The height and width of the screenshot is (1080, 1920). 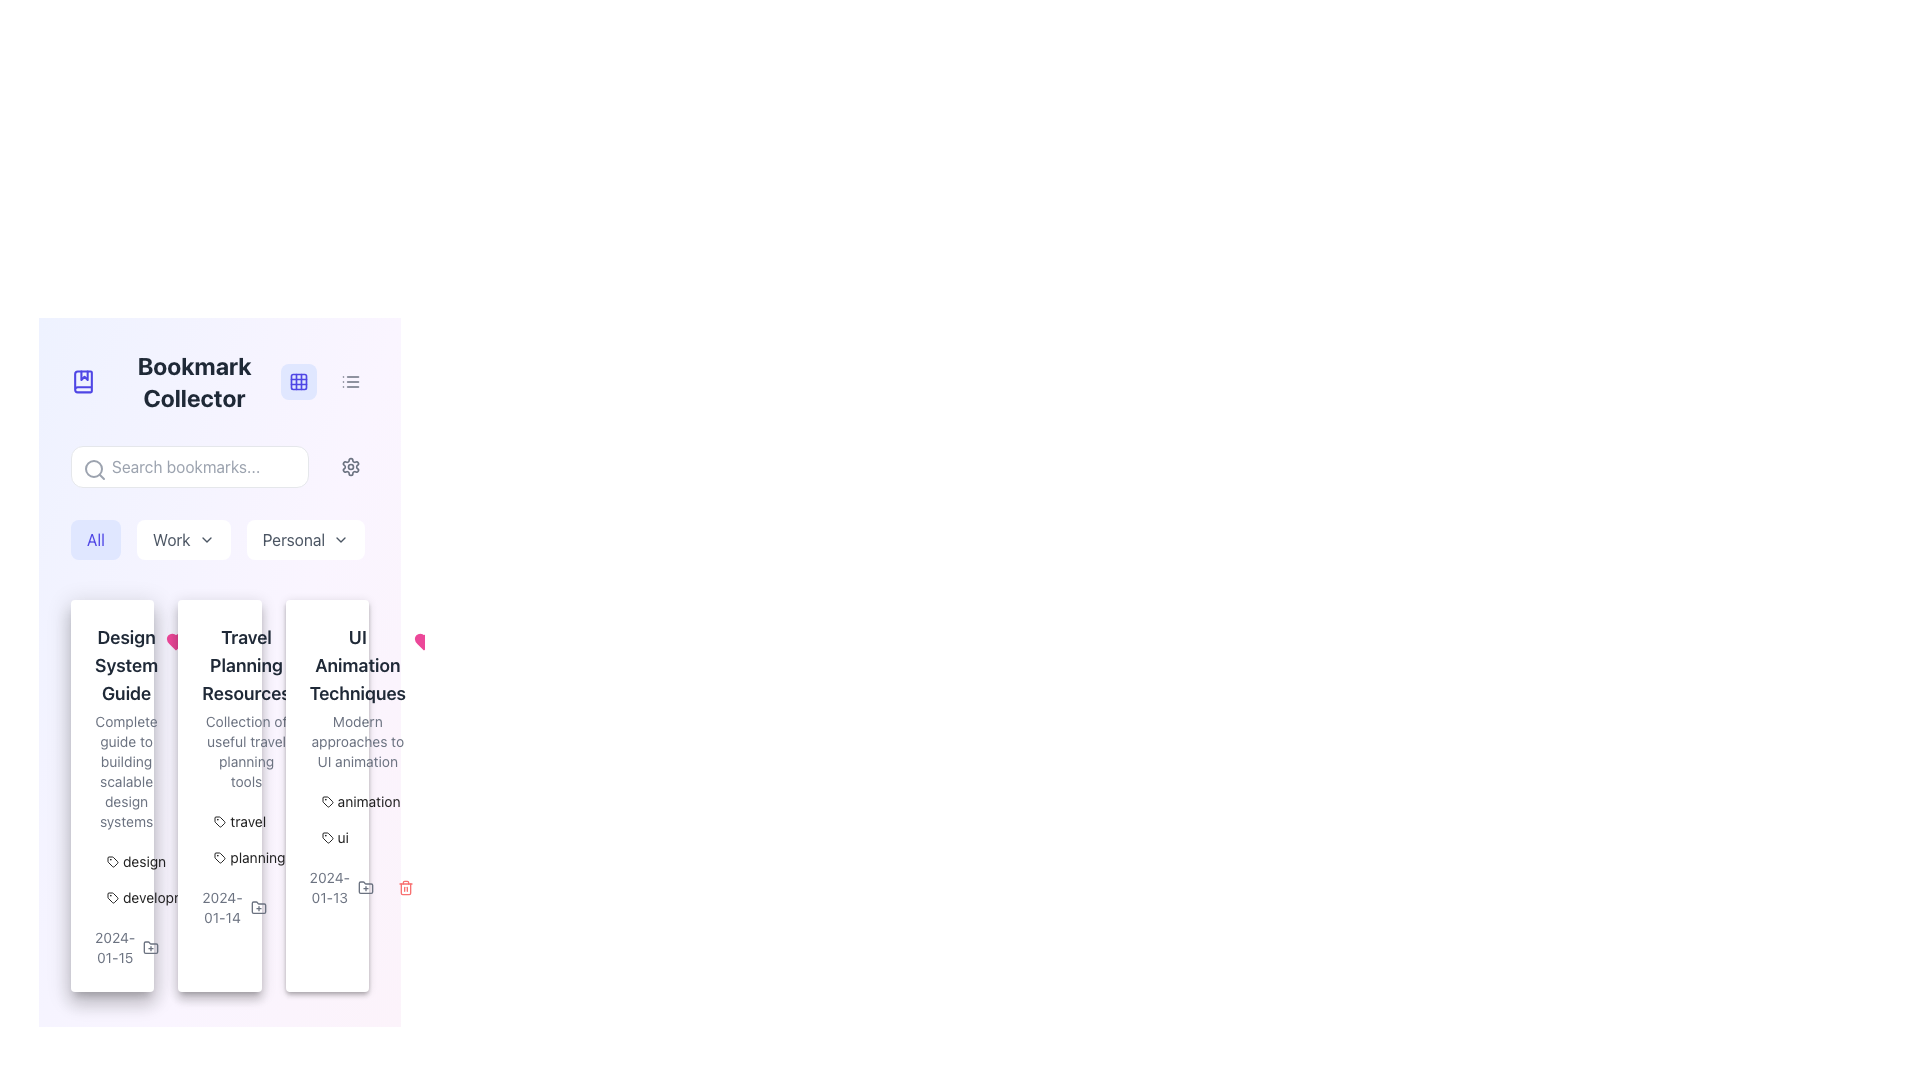 I want to click on the card containing the date label, which is centrally aligned below the tags 'animation' and 'ui' at the bottom of the third card, so click(x=327, y=886).